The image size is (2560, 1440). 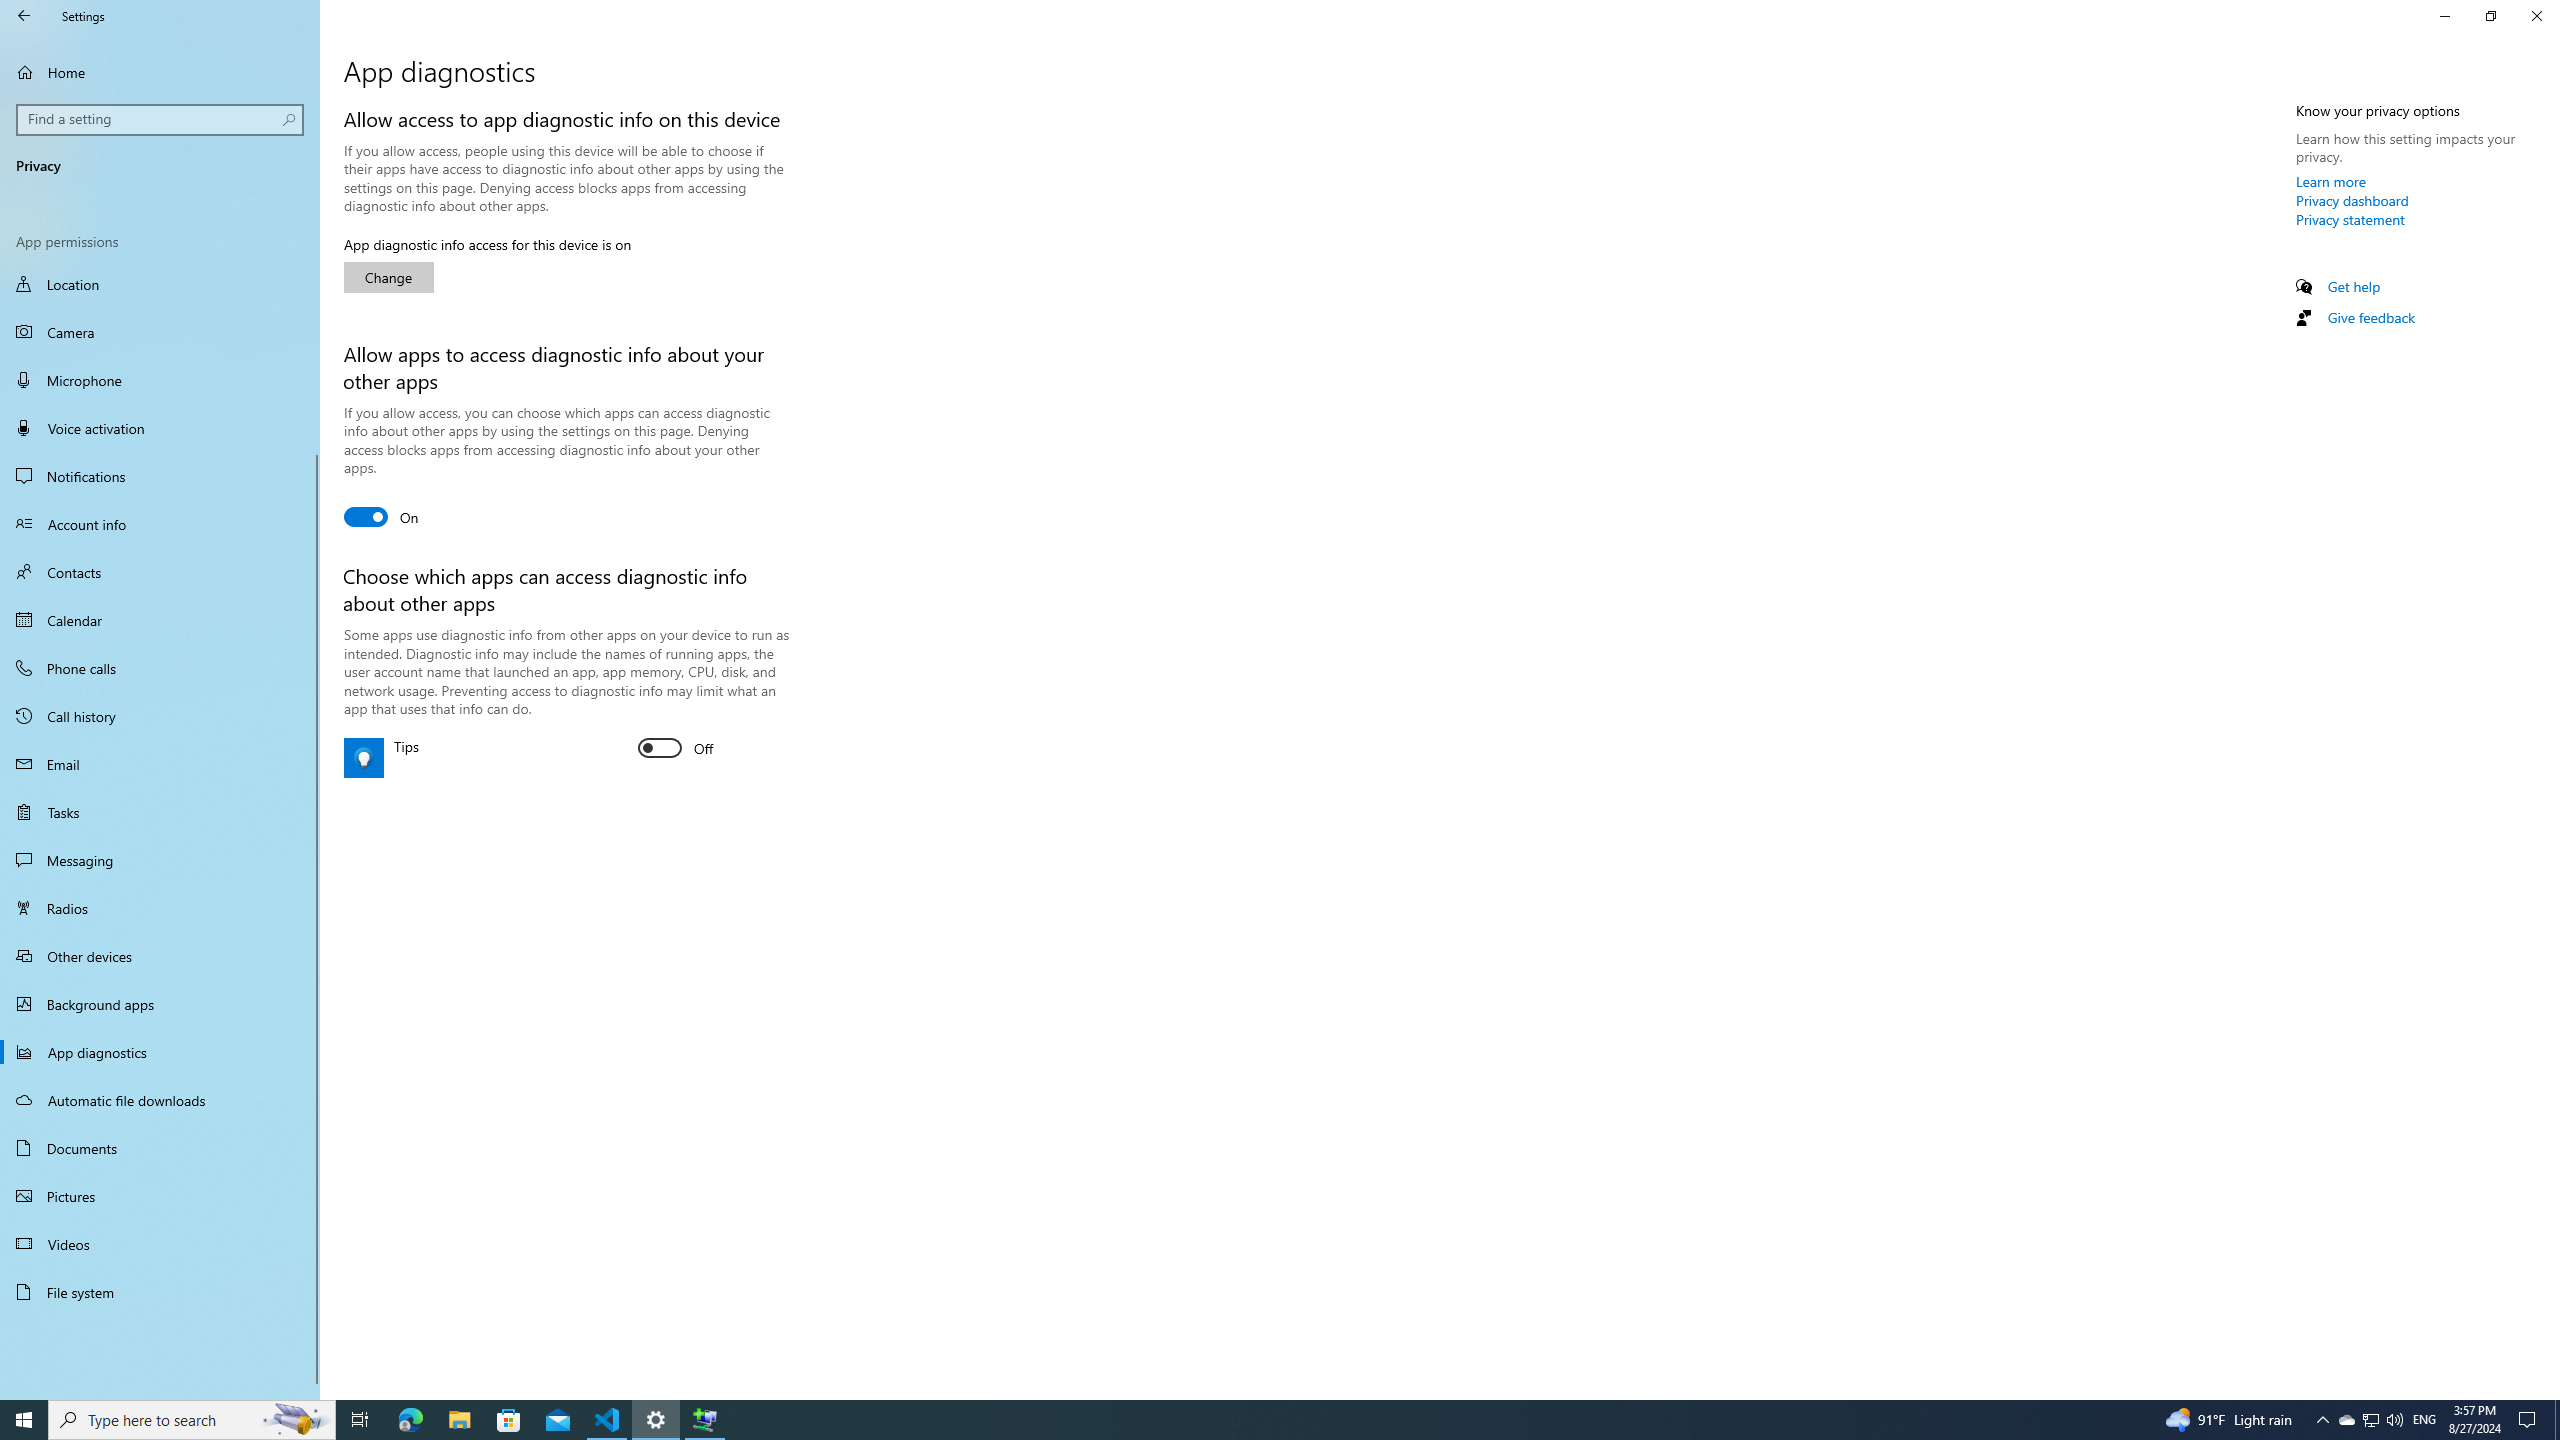 I want to click on 'Automatic file downloads', so click(x=159, y=1099).